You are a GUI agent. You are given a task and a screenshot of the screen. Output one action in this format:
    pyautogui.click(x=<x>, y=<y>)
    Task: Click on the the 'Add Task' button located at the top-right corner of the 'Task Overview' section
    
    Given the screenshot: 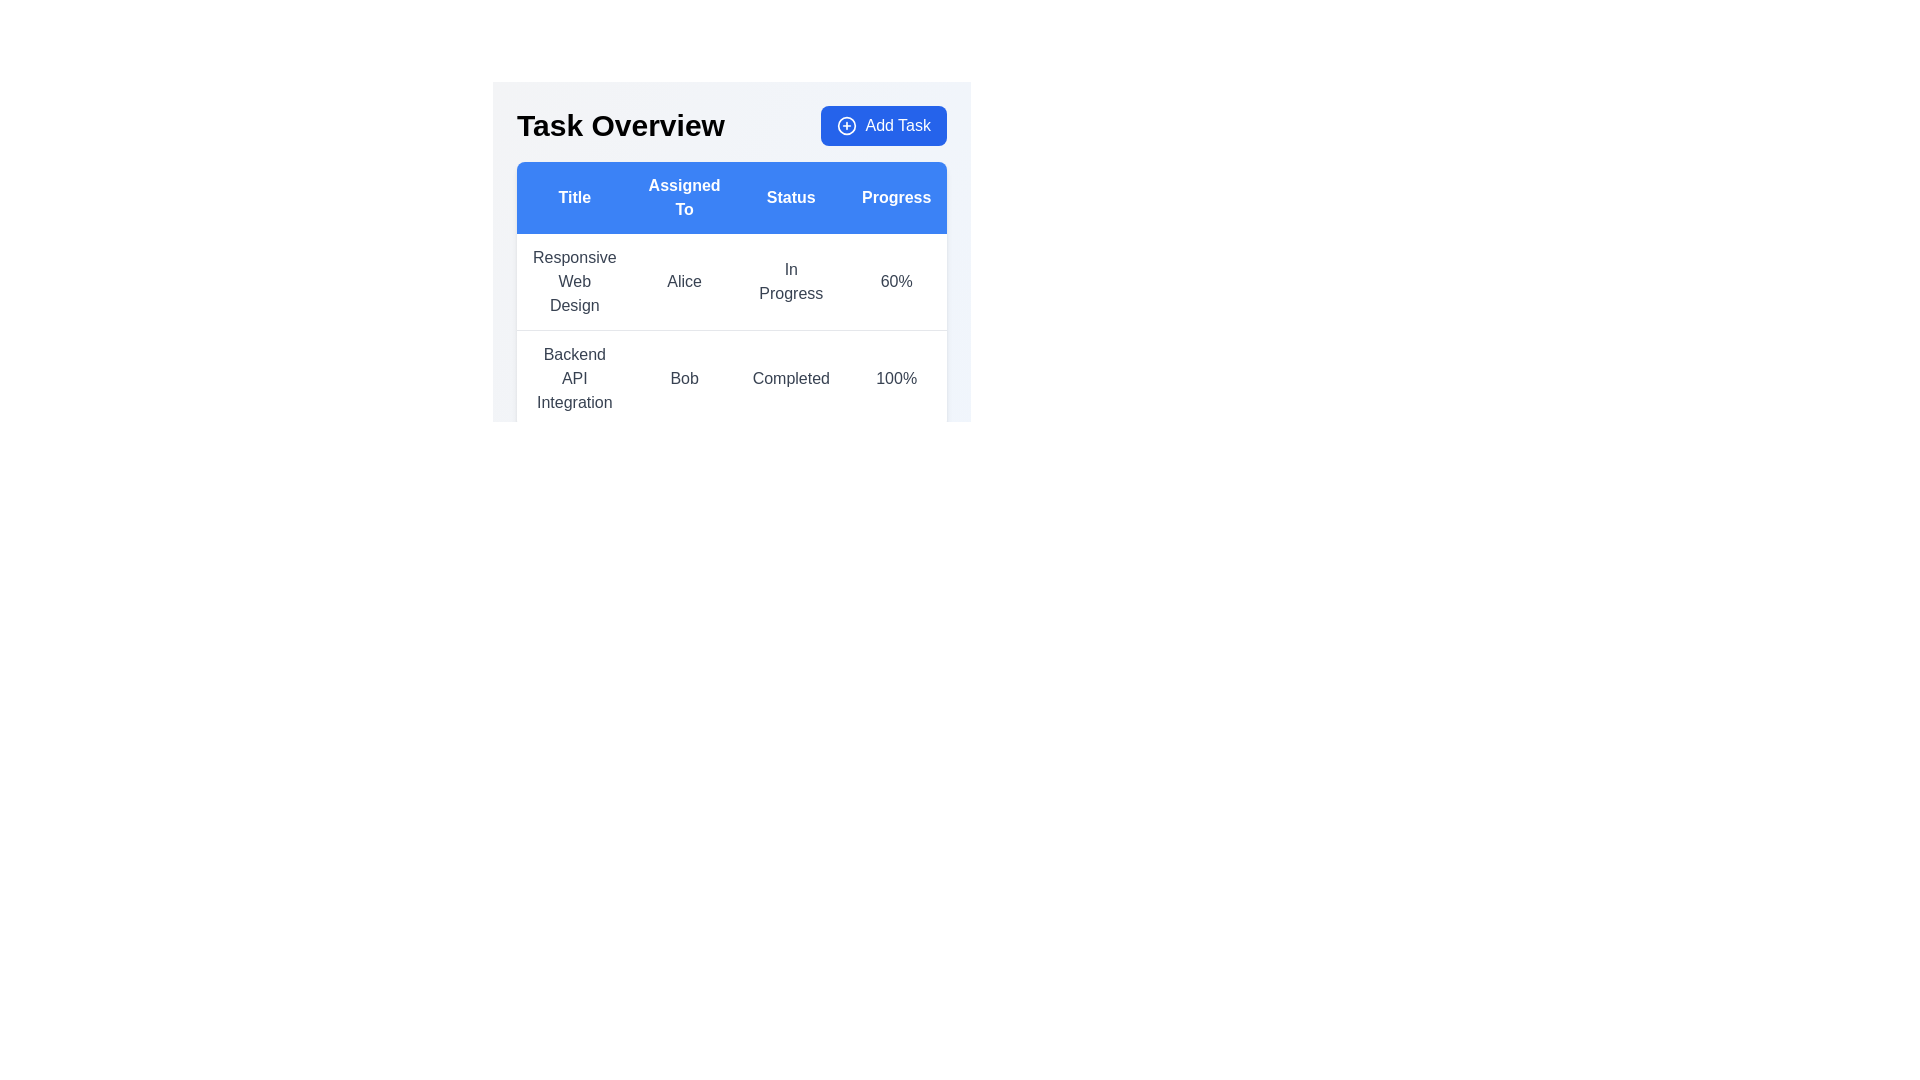 What is the action you would take?
    pyautogui.click(x=882, y=126)
    